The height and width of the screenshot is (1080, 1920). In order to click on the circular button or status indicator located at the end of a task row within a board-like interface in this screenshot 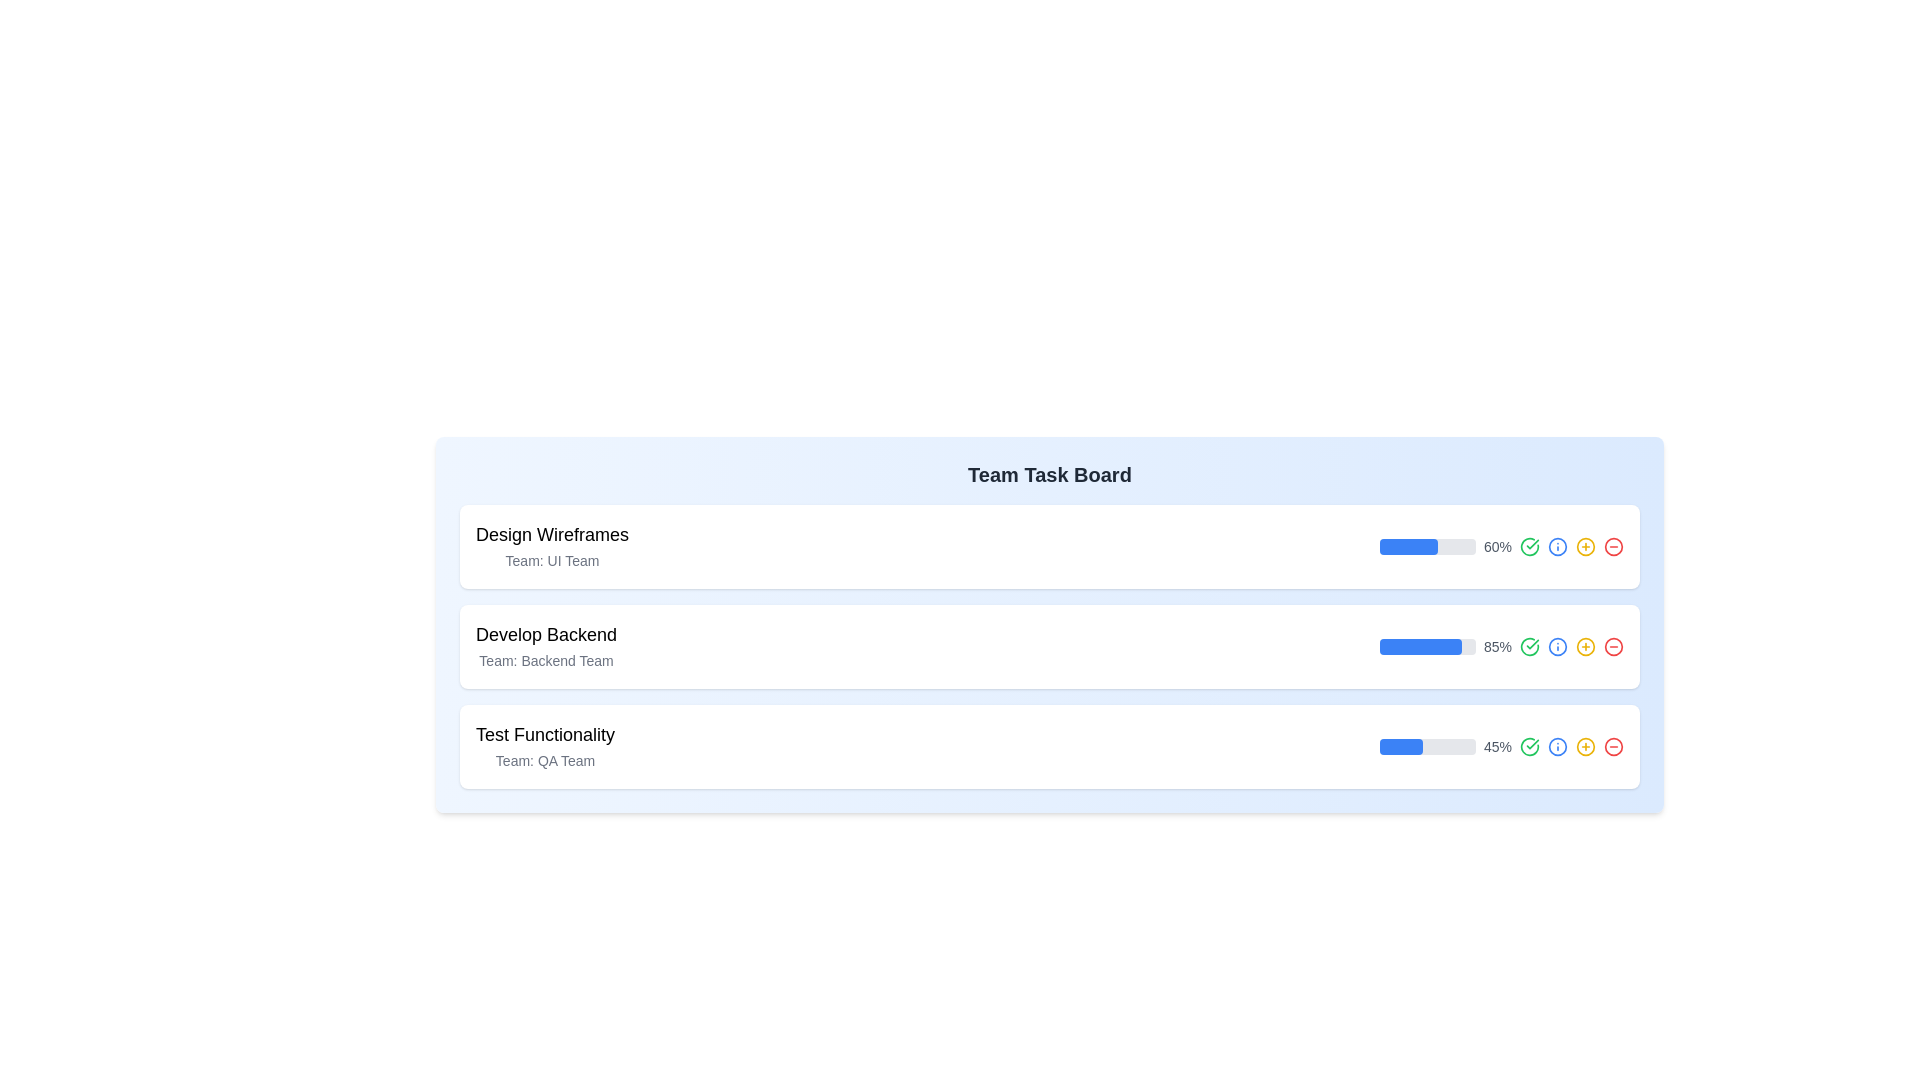, I will do `click(1584, 547)`.